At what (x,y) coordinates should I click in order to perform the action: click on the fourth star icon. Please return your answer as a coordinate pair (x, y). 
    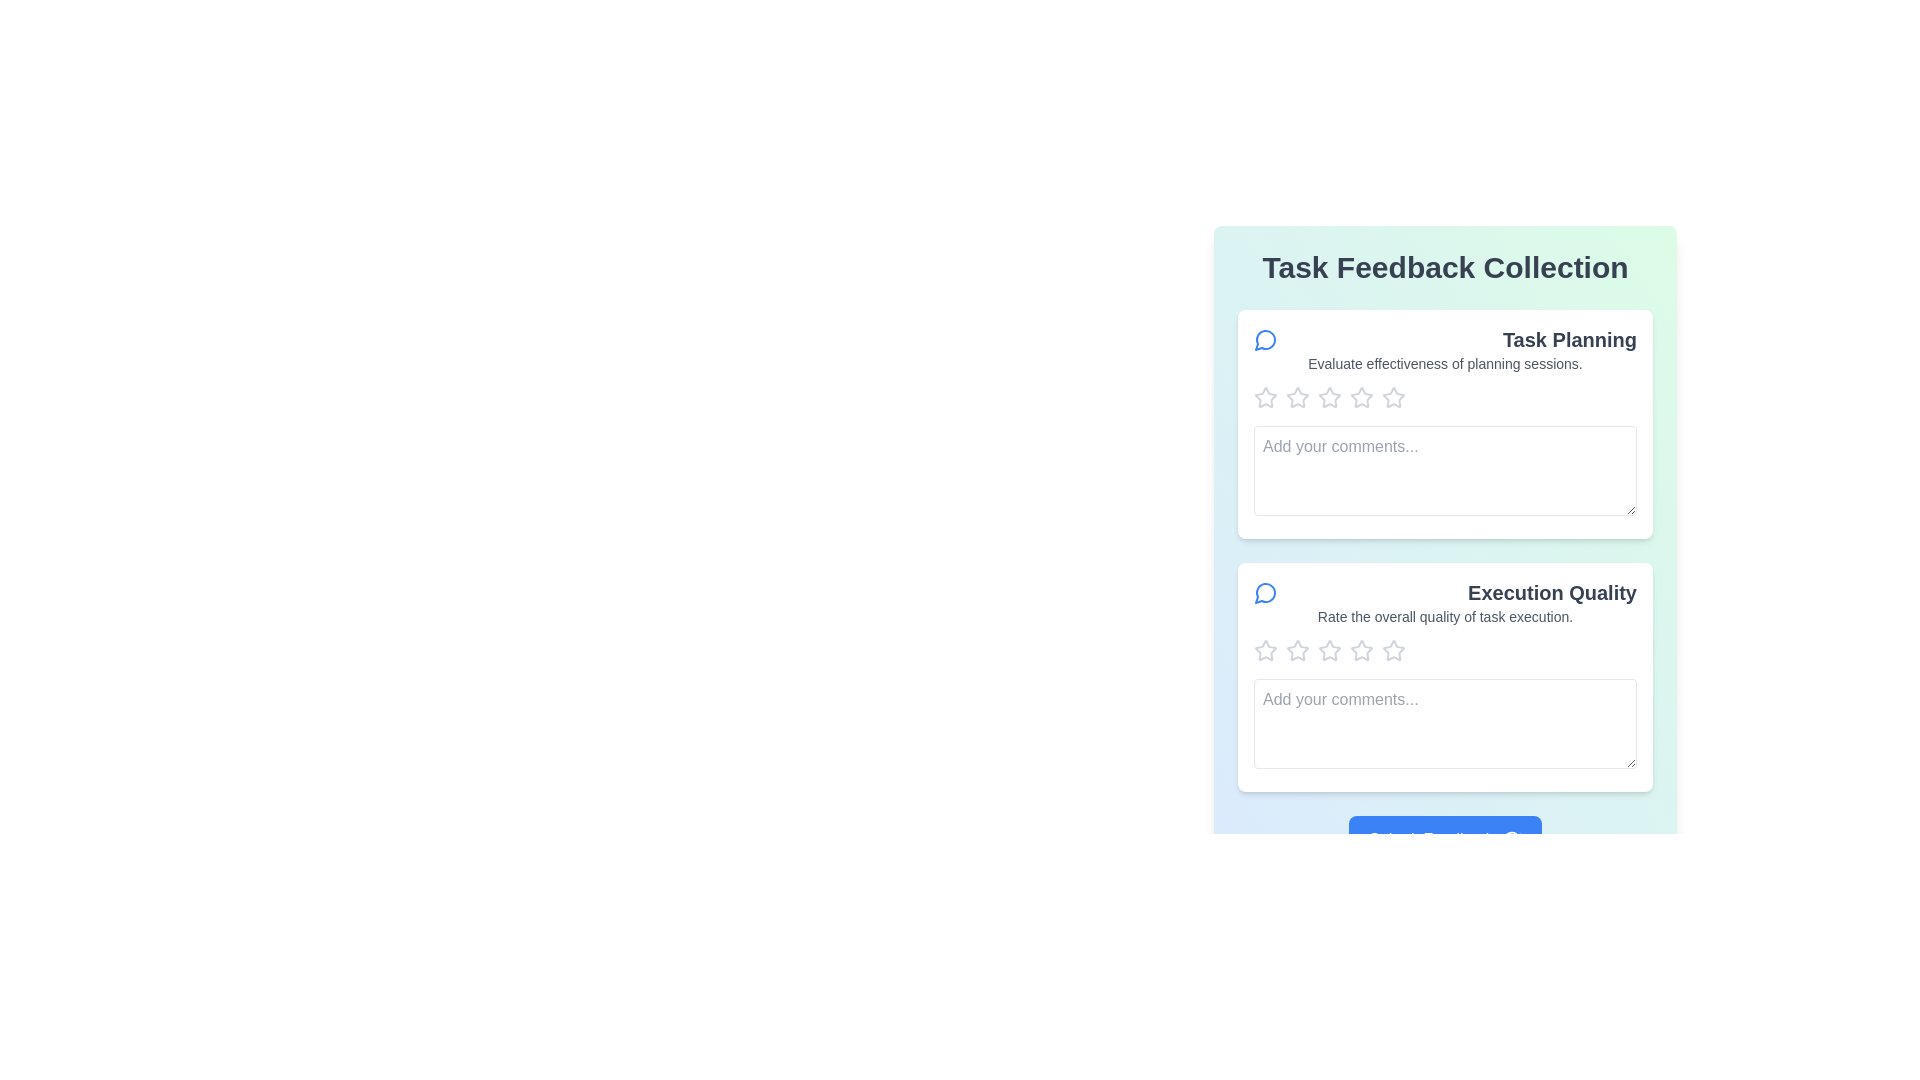
    Looking at the image, I should click on (1329, 651).